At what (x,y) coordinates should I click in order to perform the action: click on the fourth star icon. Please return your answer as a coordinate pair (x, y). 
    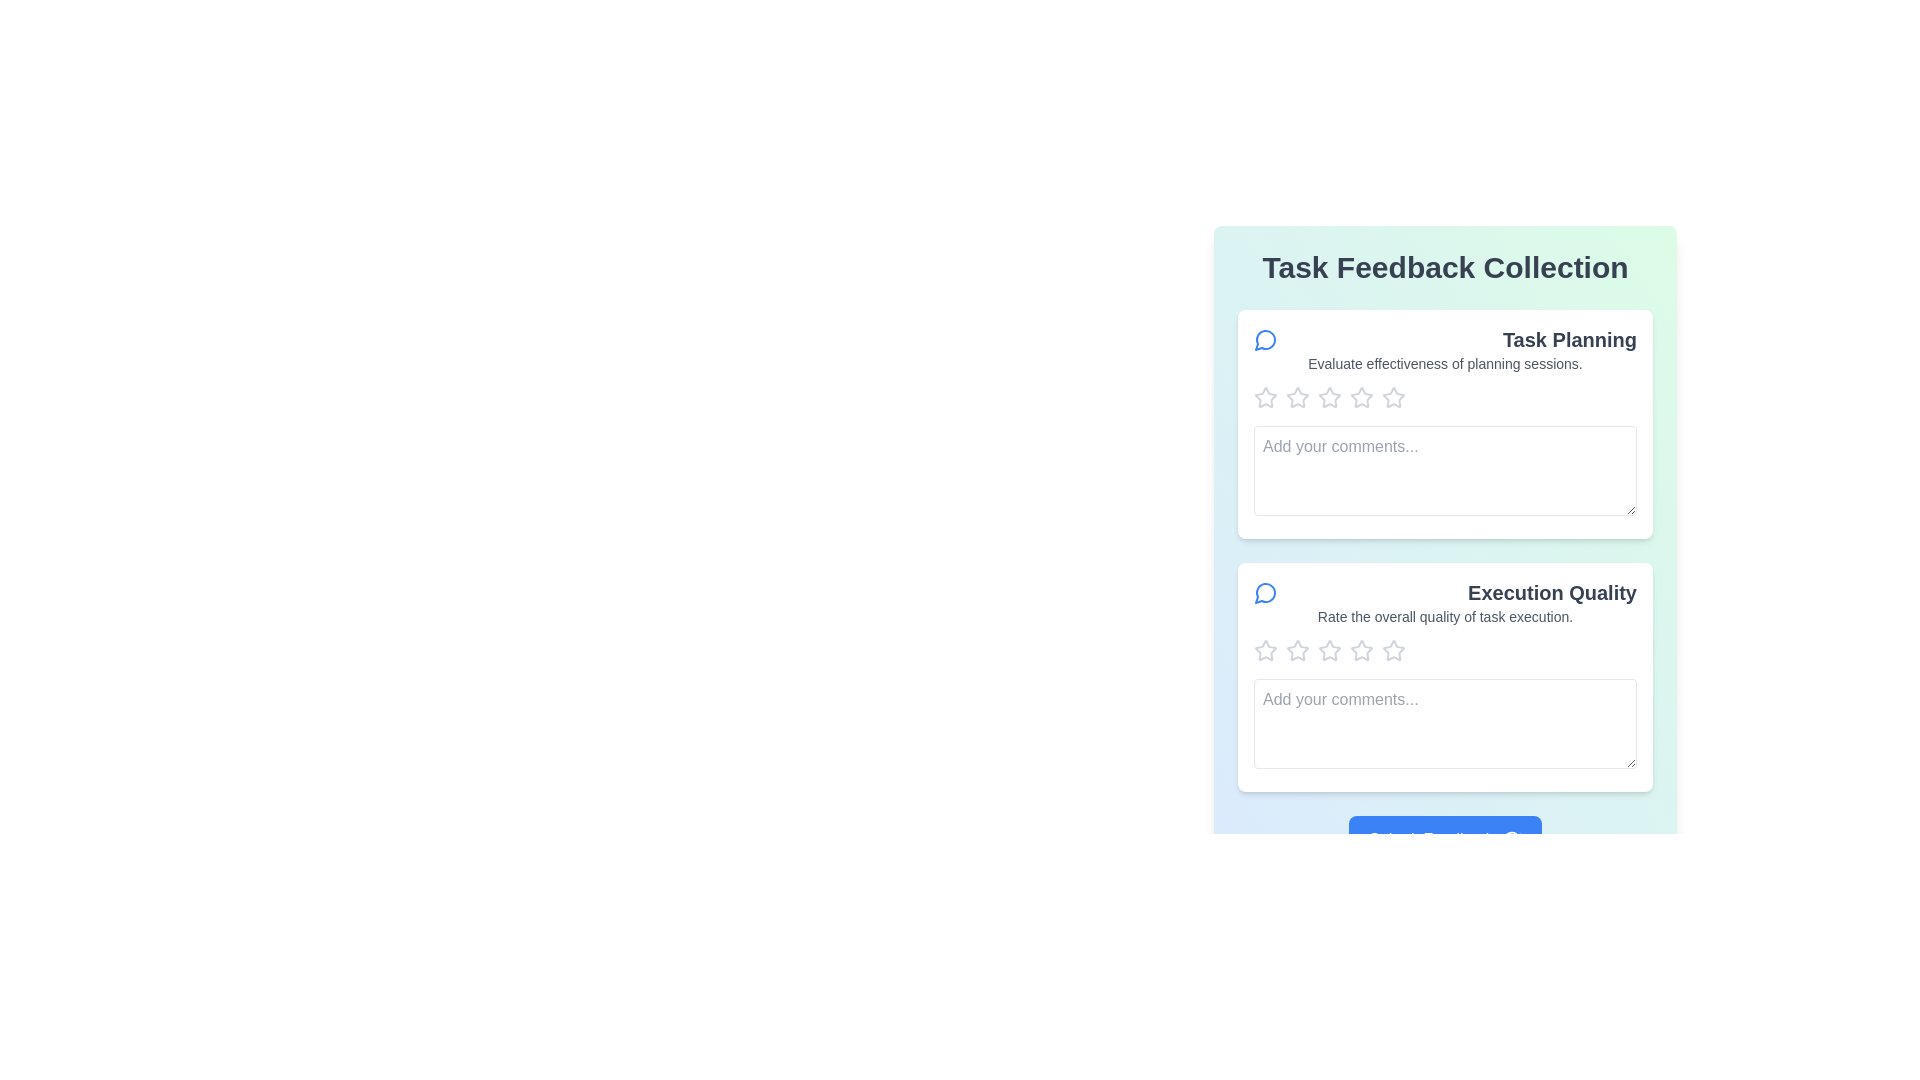
    Looking at the image, I should click on (1329, 651).